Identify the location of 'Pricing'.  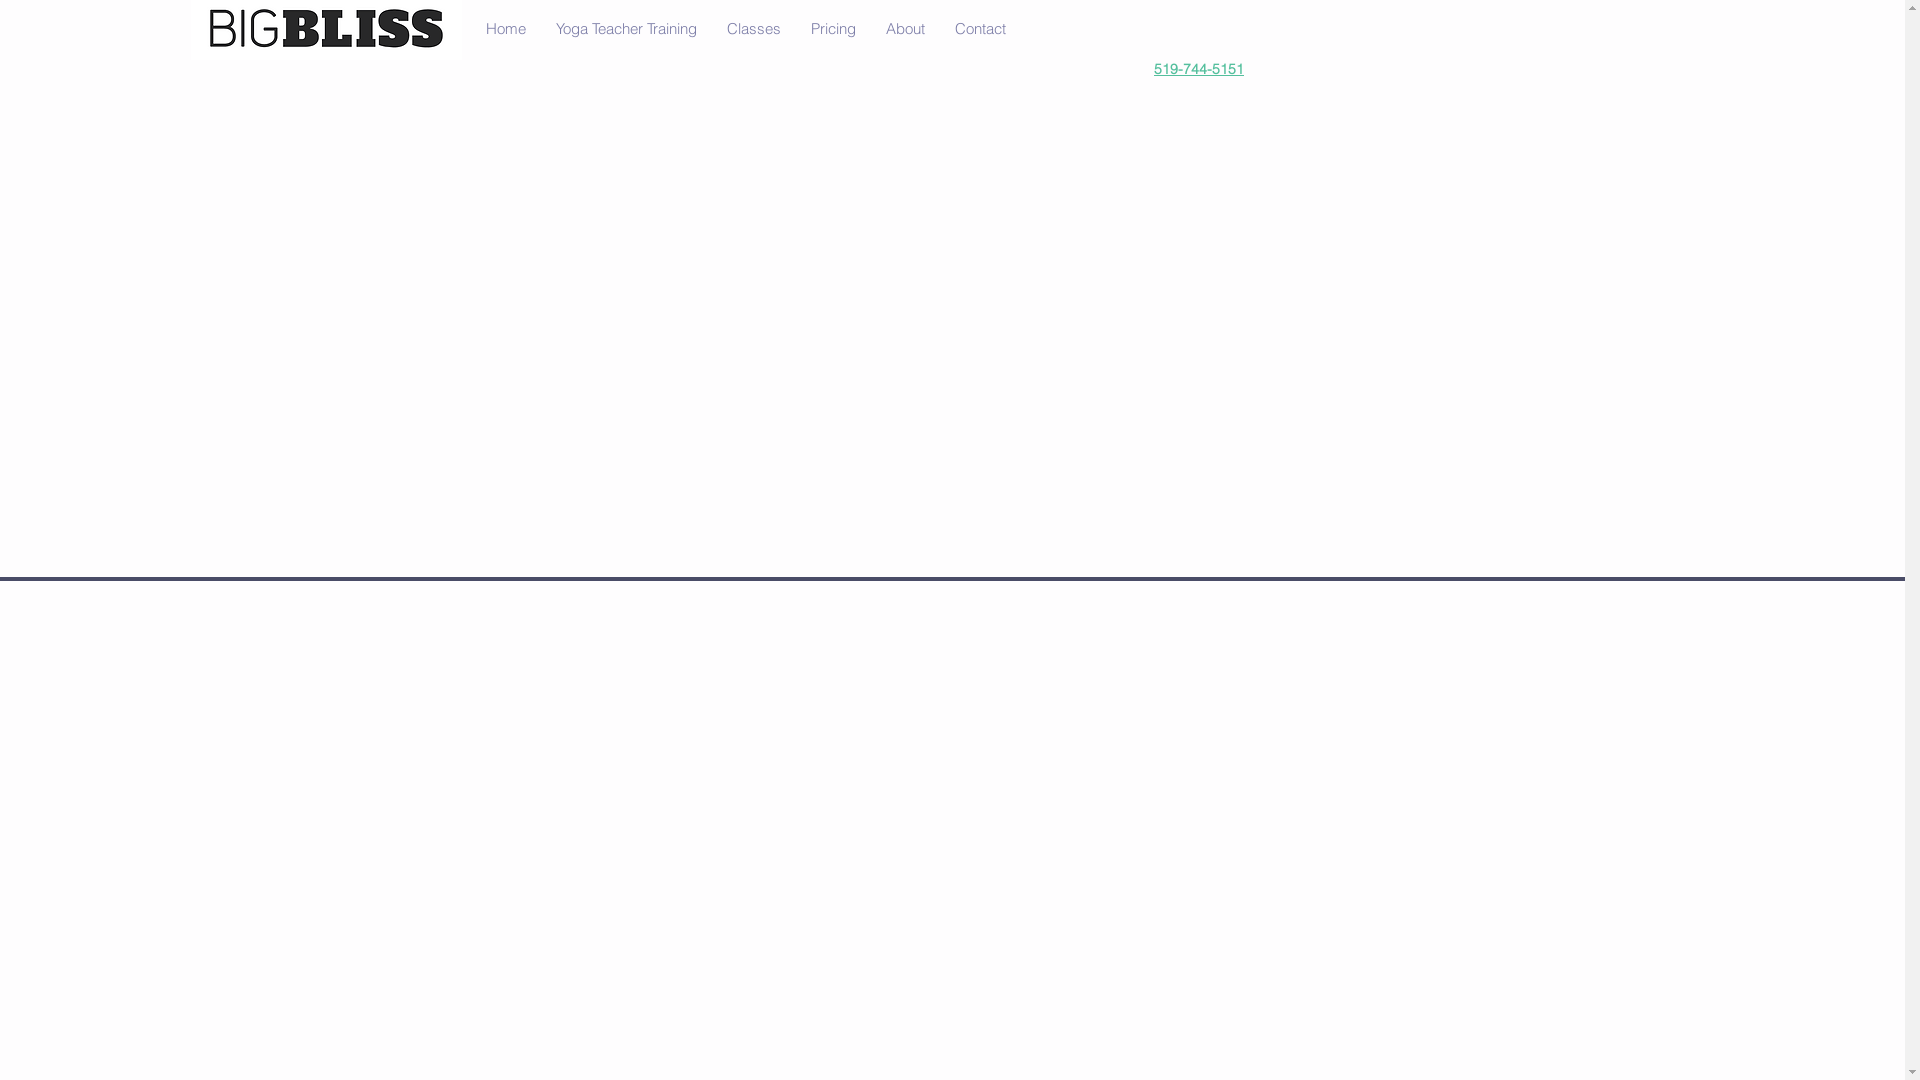
(833, 29).